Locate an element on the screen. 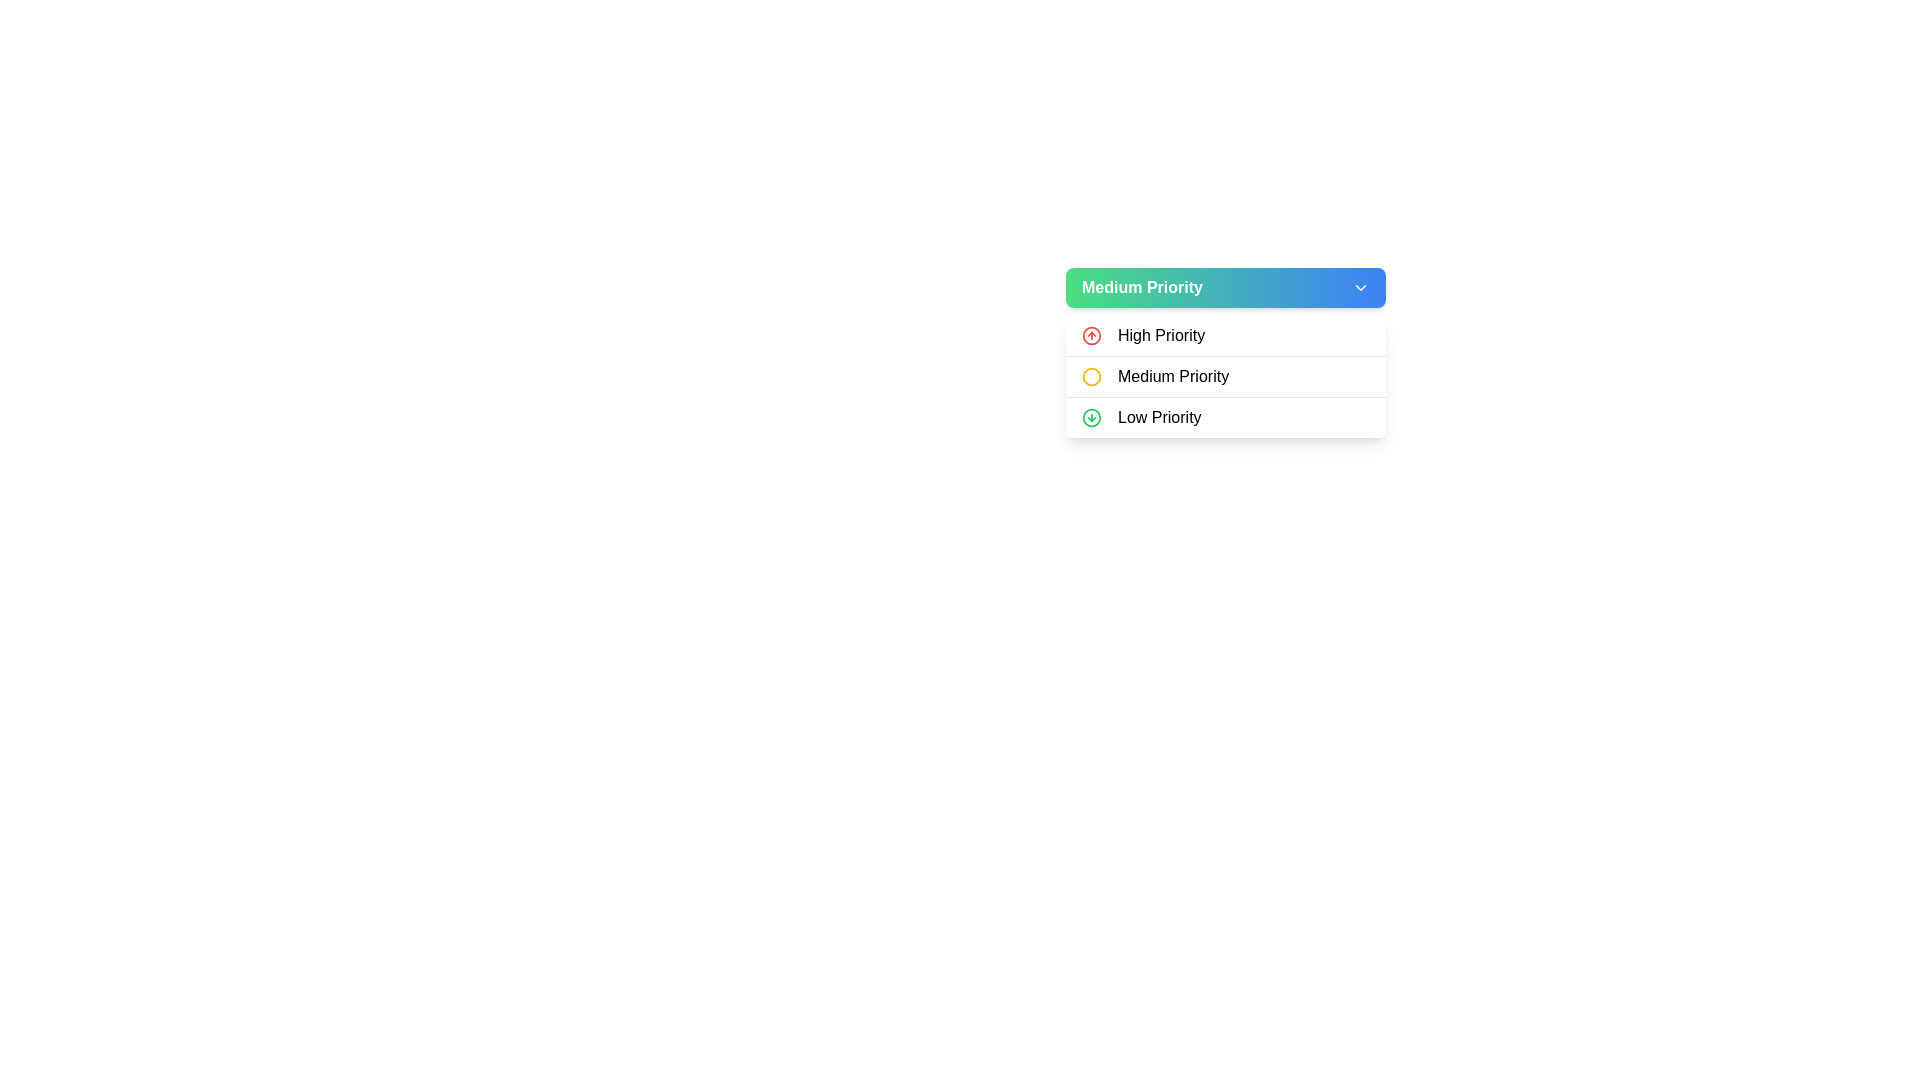 This screenshot has width=1920, height=1080. the circular icon outlined in yellow located to the left of the text 'Medium Priority' is located at coordinates (1090, 377).